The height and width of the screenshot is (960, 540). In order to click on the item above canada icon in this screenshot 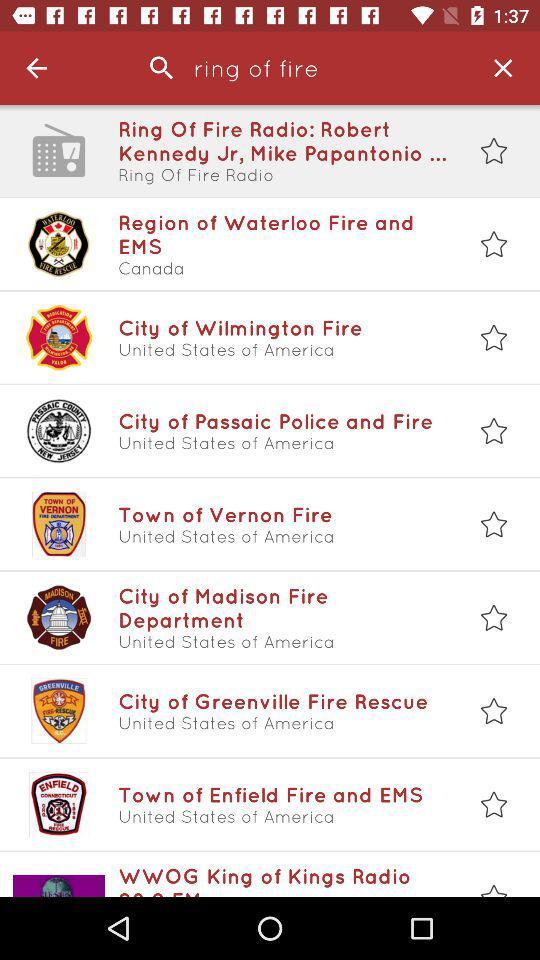, I will do `click(282, 234)`.